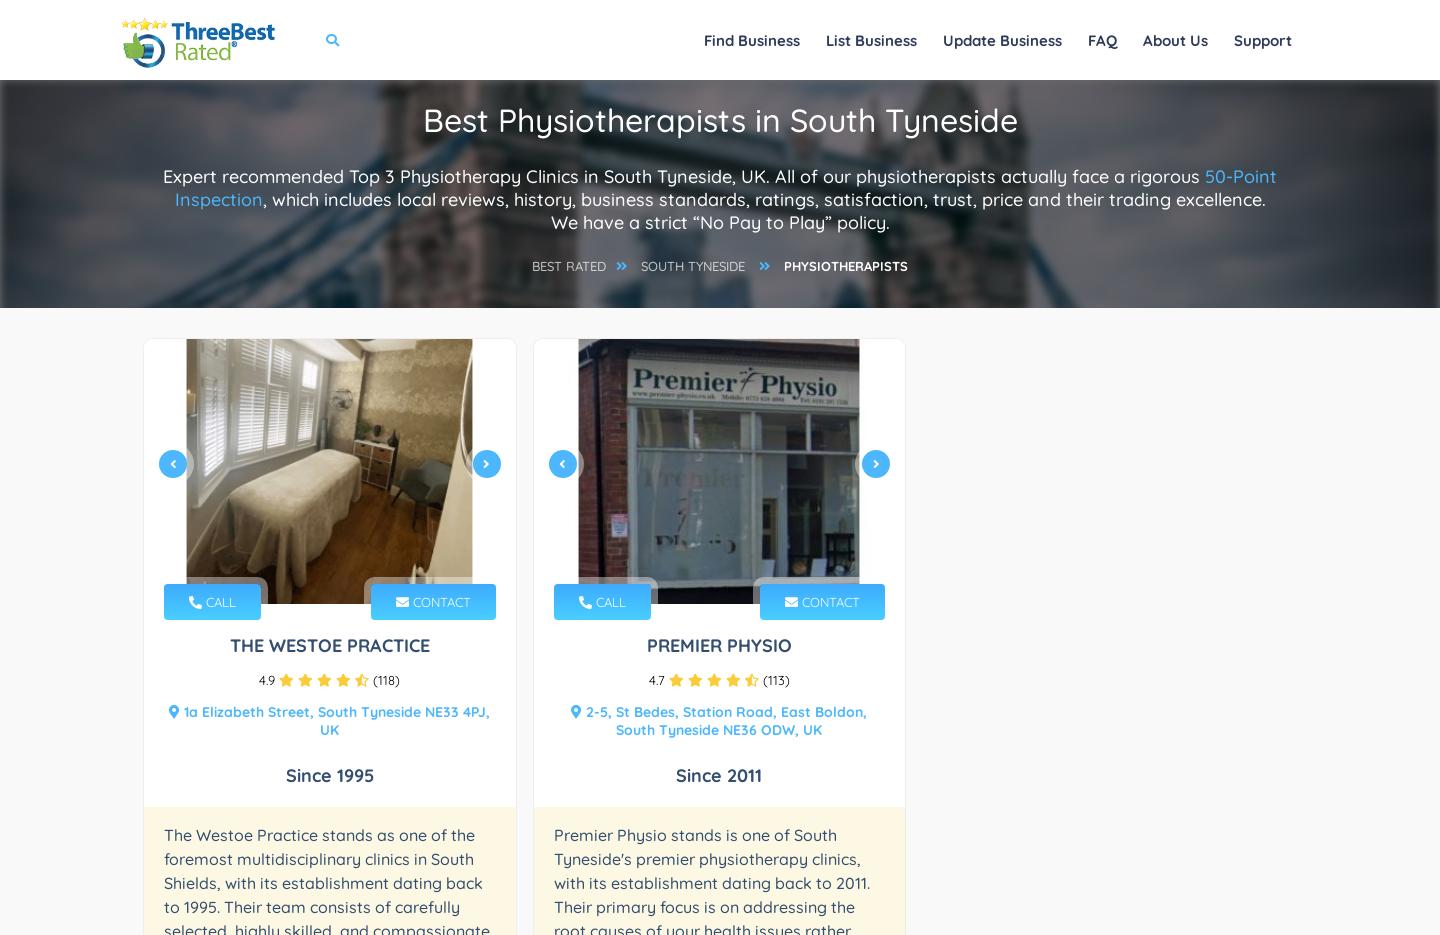  Describe the element at coordinates (723, 719) in the screenshot. I see `'2-5, St Bedes, Station Road, East Boldon, South Tyneside NE36 ODW, UK'` at that location.